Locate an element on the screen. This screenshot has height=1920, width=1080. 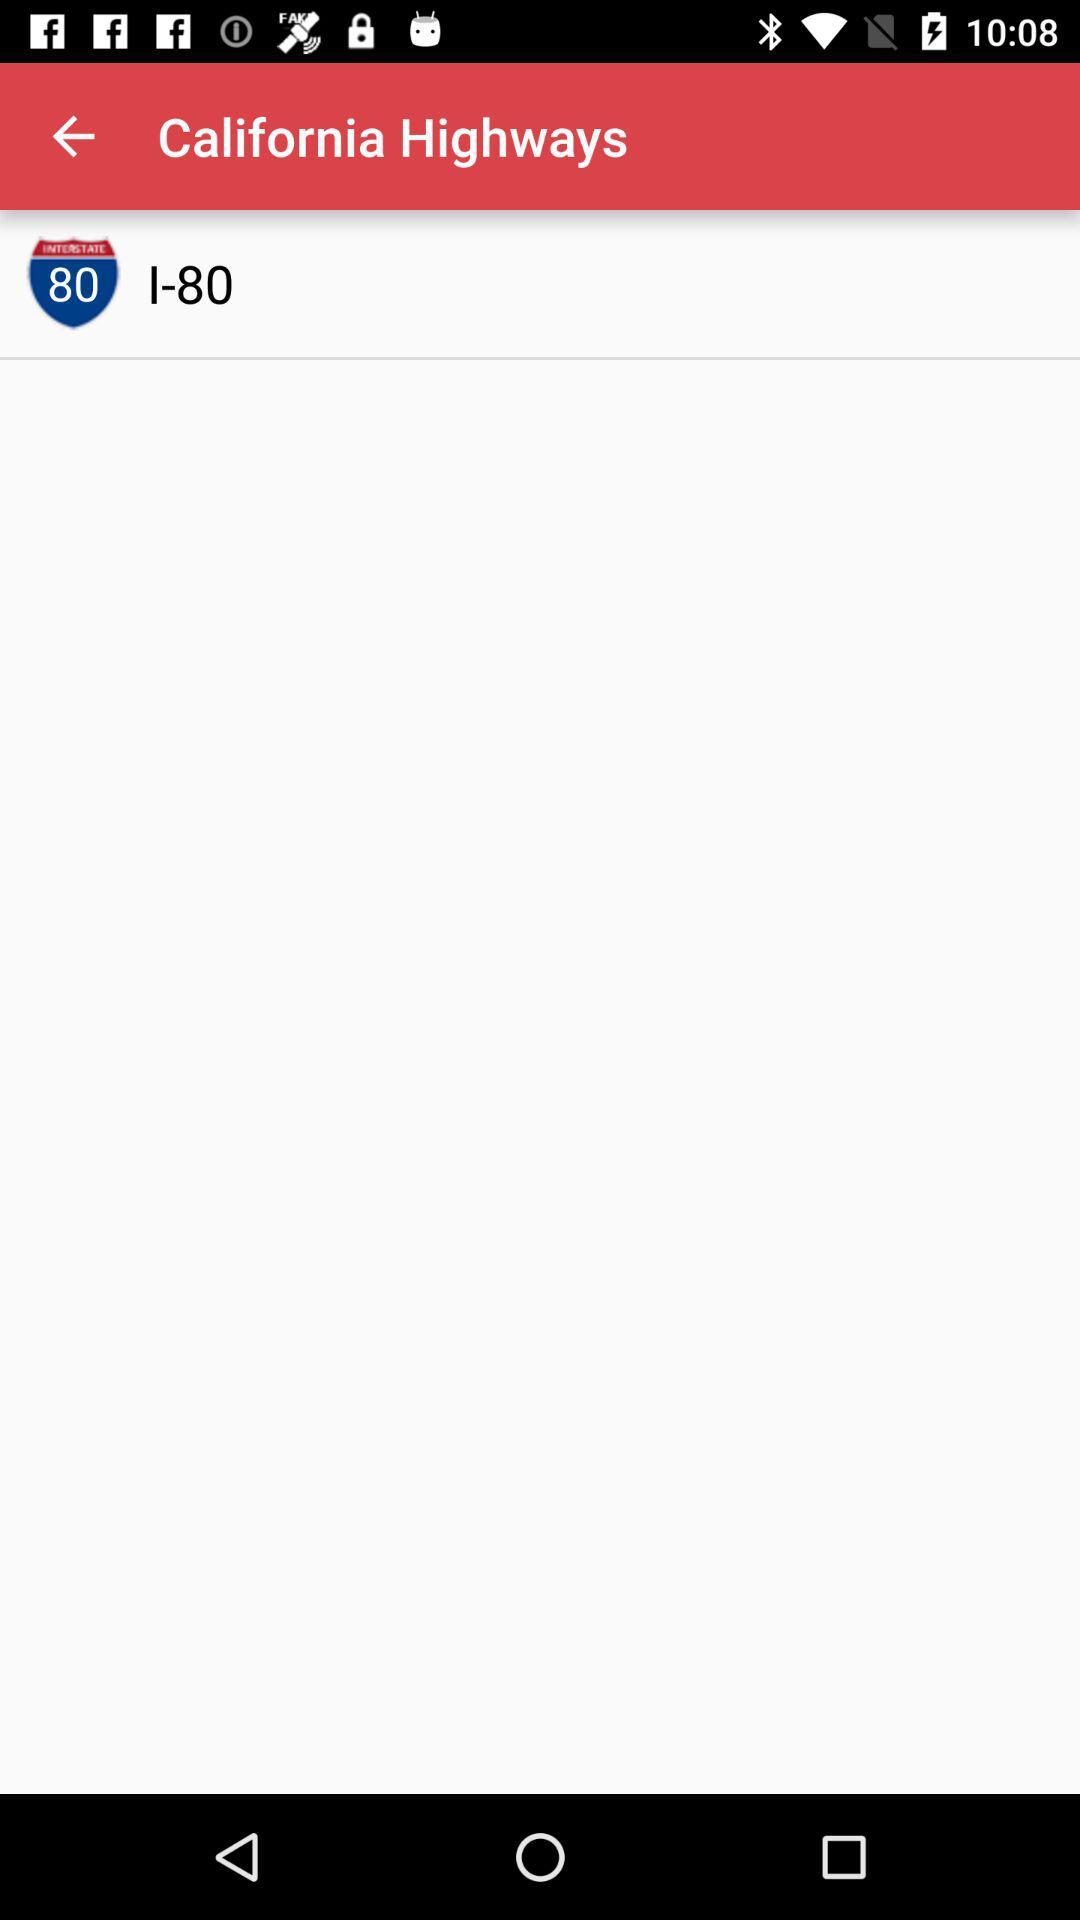
icon to the left of i-80 is located at coordinates (72, 282).